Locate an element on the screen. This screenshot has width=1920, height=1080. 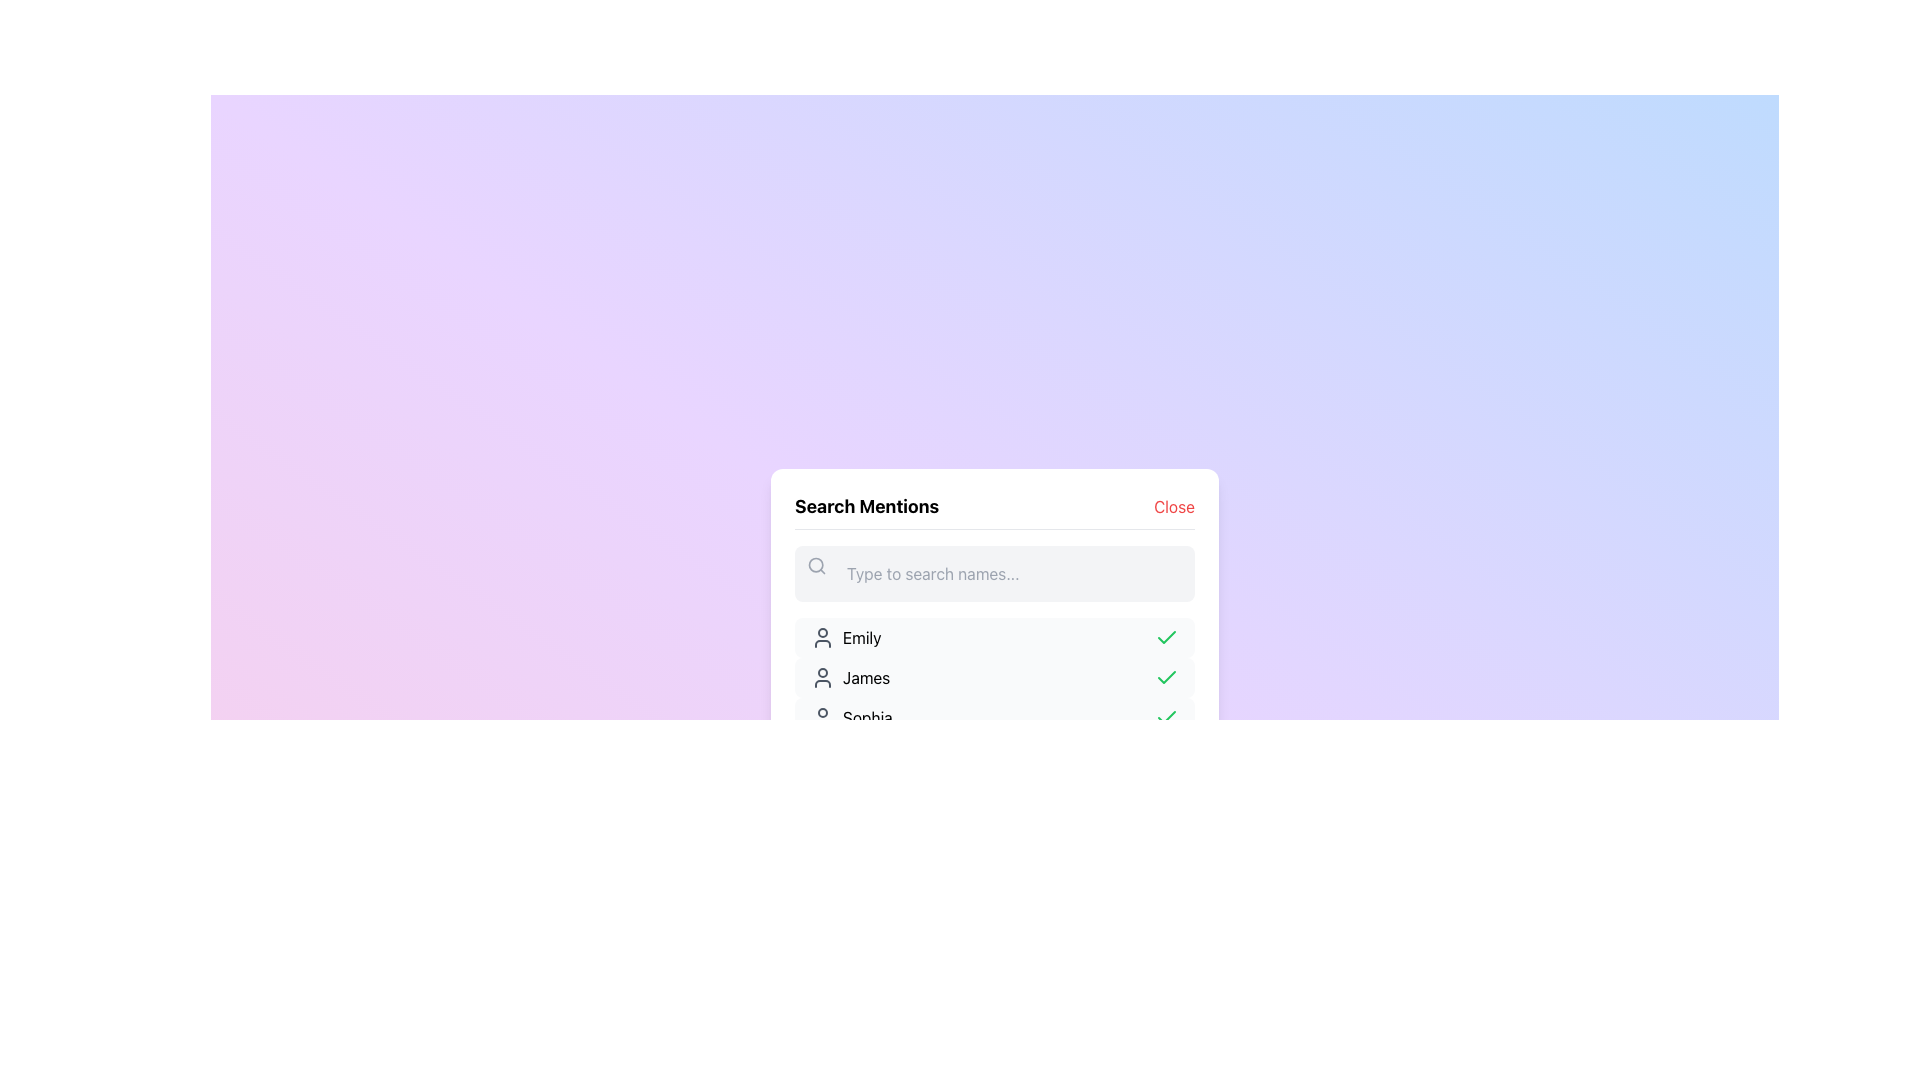
the user icon, which is a gray silhouette of a person in a minimalist design, located to the left of the entry labeled 'Emily' in the mentions dropdown is located at coordinates (822, 637).